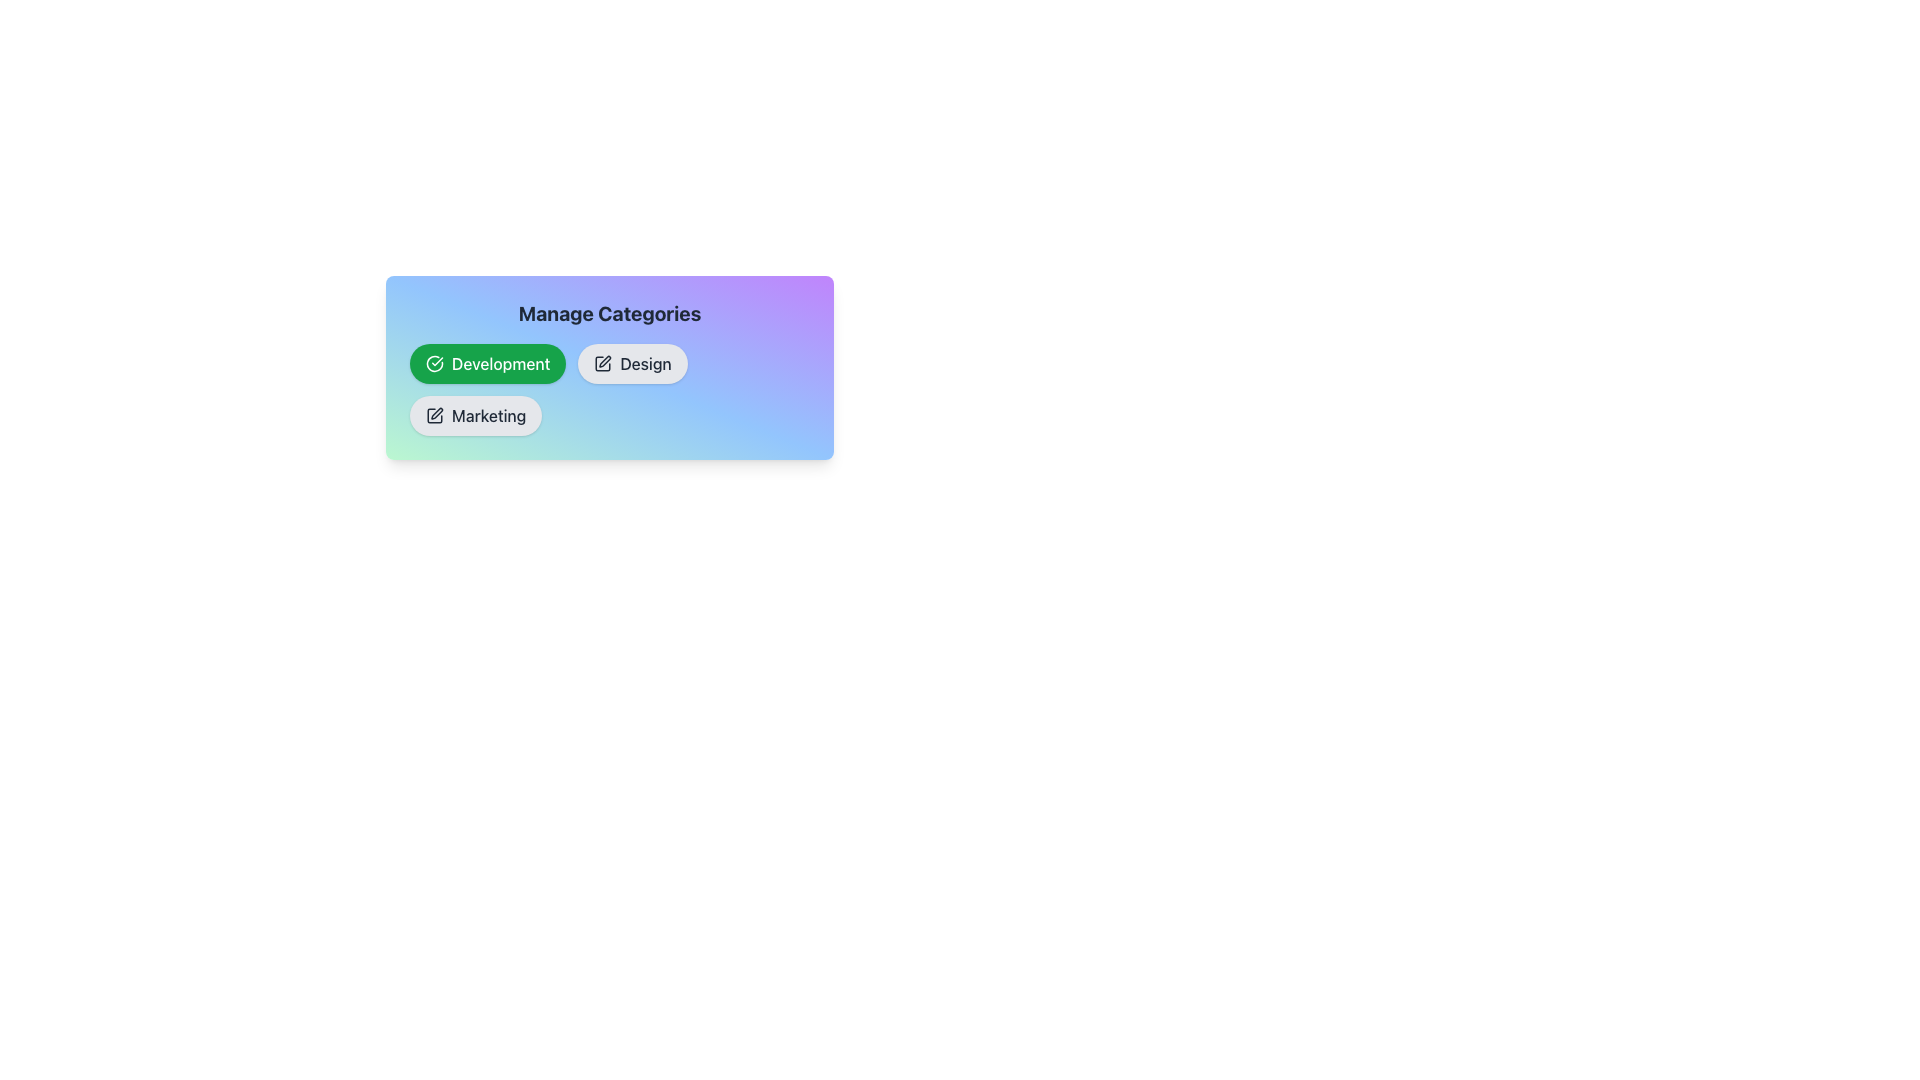 The image size is (1920, 1080). What do you see at coordinates (646, 363) in the screenshot?
I see `the 'Design' button by clicking on its textual label, which is styled in a bold or medium font weight and is part of a rounded, shadowed rectangle in a light gray background` at bounding box center [646, 363].